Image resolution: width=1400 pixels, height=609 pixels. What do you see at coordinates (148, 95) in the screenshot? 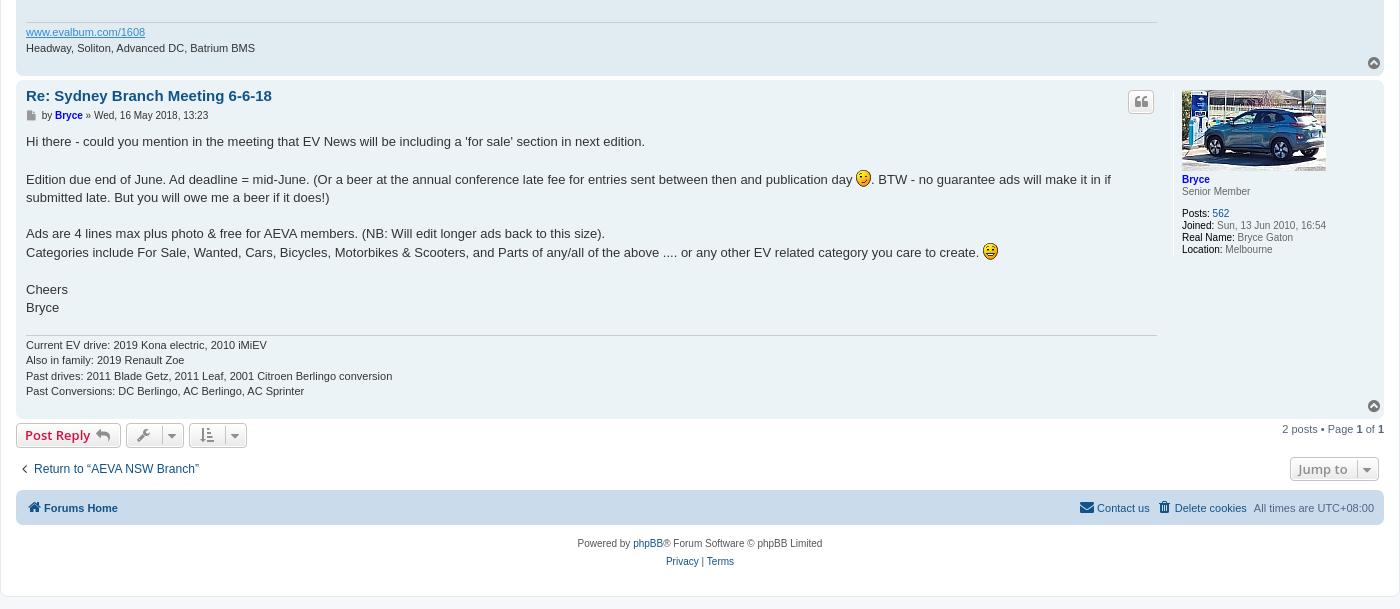
I see `'Re: Sydney Branch Meeting 6-6-18'` at bounding box center [148, 95].